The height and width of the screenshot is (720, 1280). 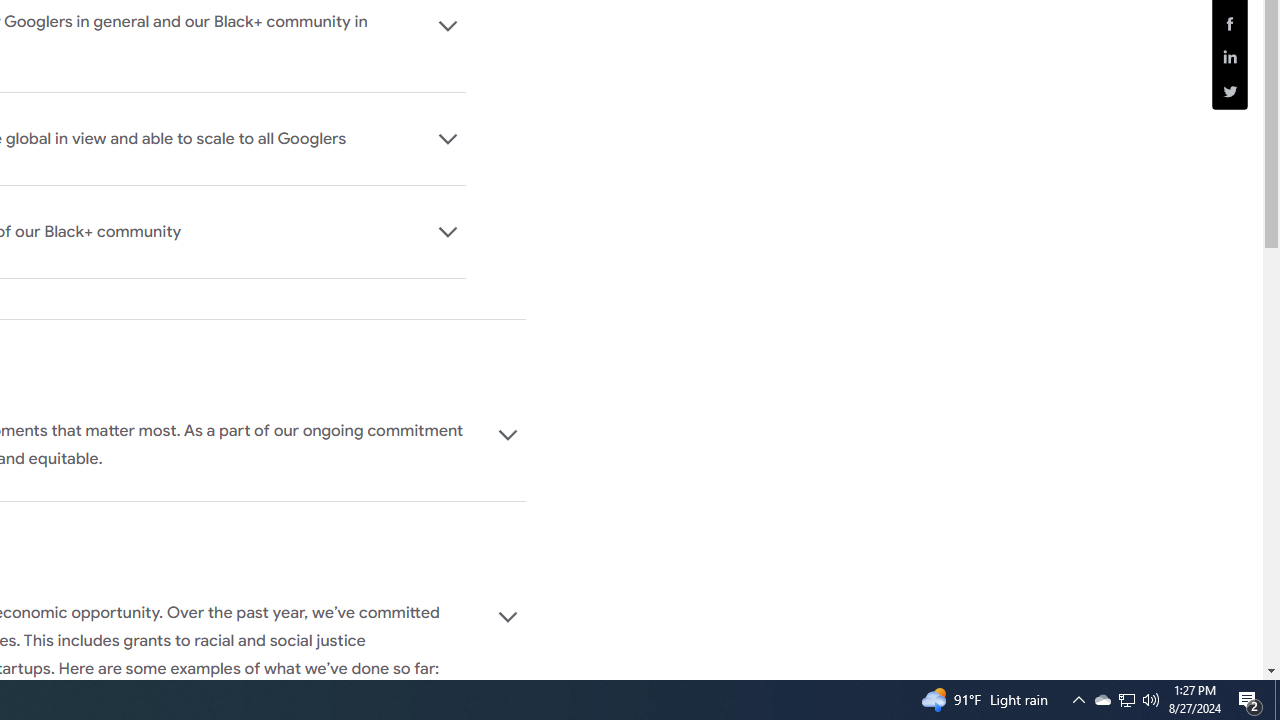 What do you see at coordinates (1229, 56) in the screenshot?
I see `'Share this page (LinkedIn)'` at bounding box center [1229, 56].